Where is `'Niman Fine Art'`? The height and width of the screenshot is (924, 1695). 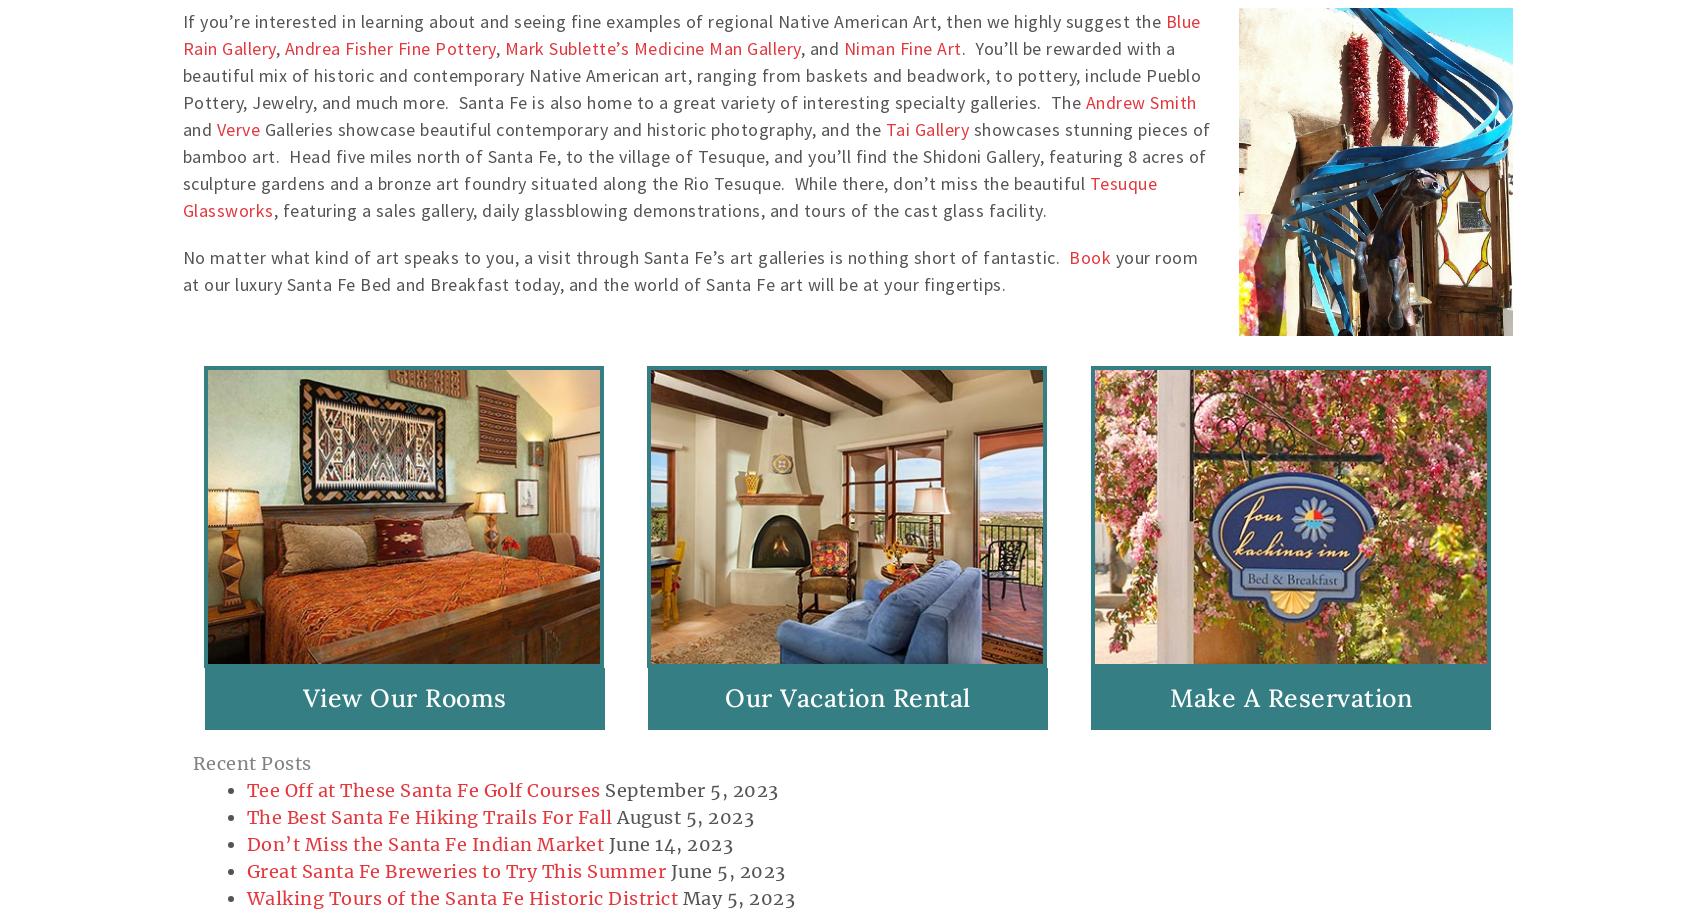 'Niman Fine Art' is located at coordinates (901, 47).